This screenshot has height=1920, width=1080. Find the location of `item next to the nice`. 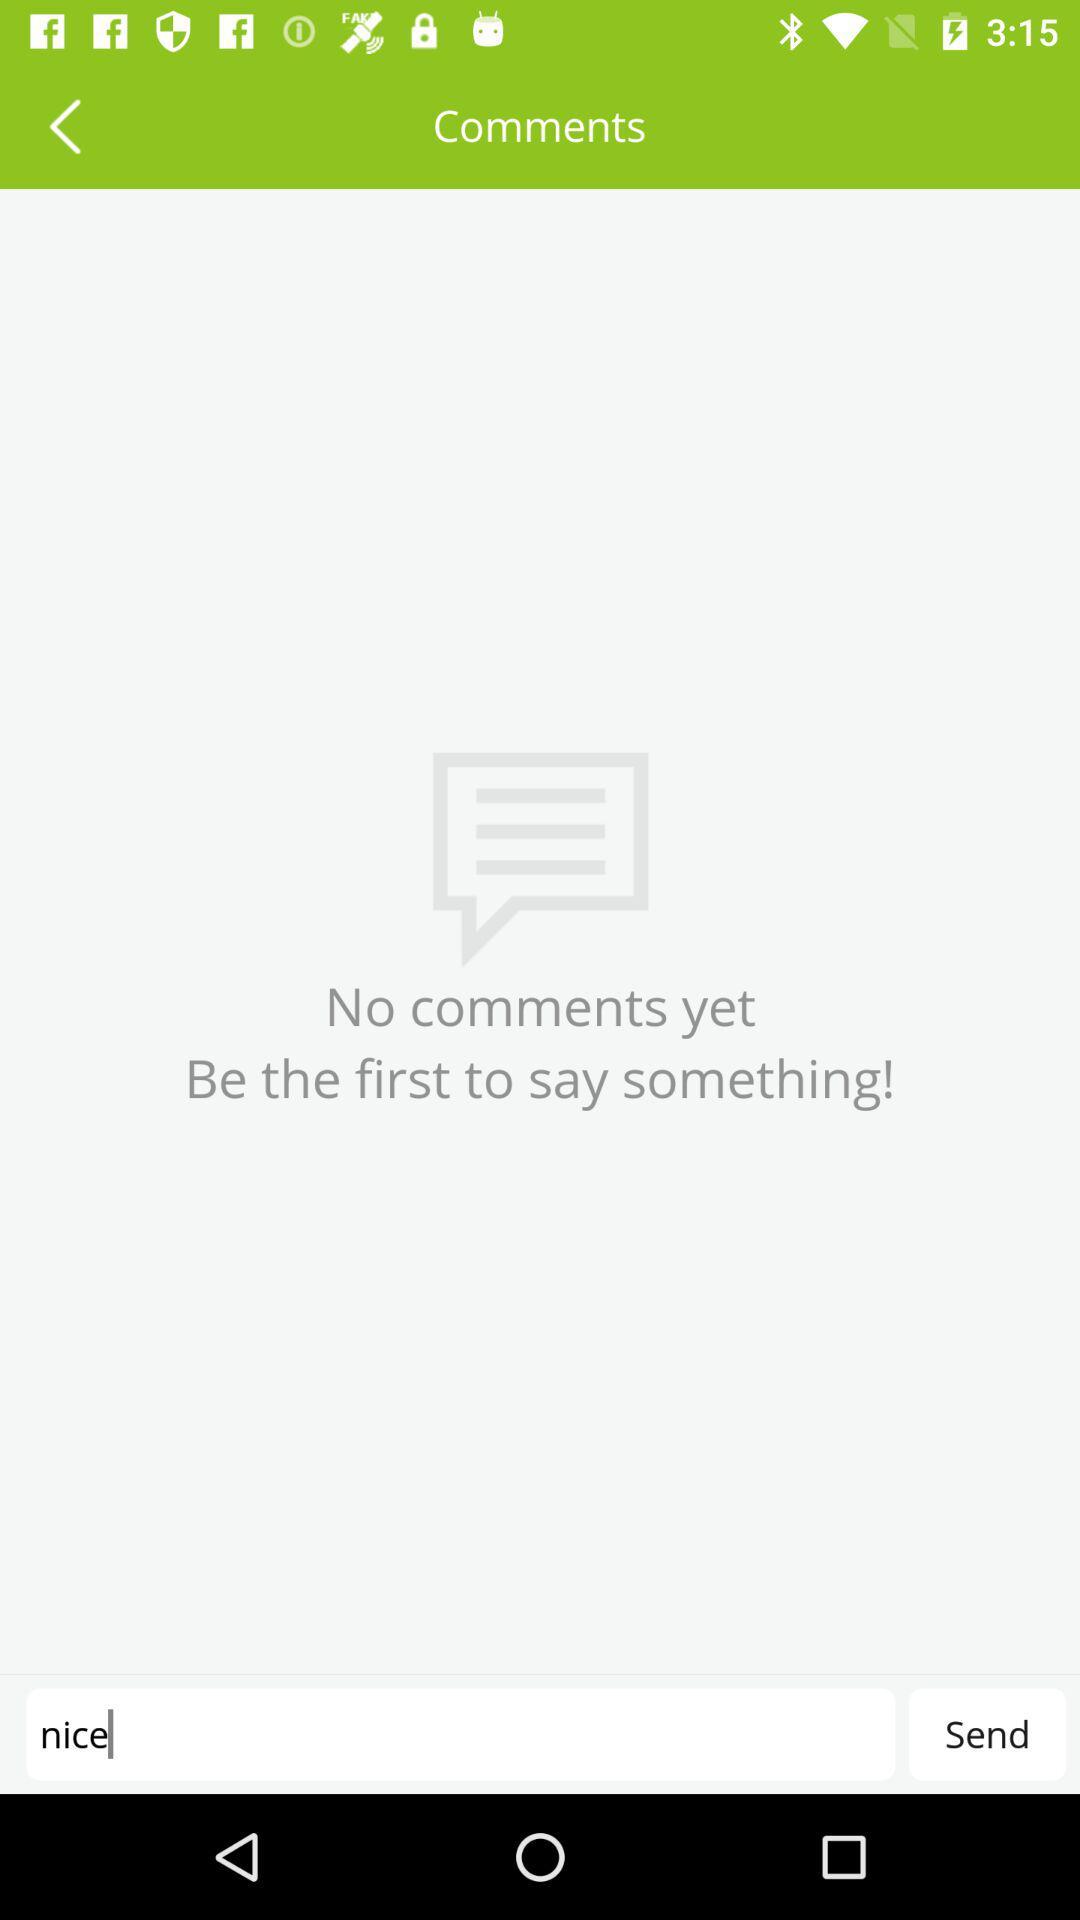

item next to the nice is located at coordinates (986, 1733).